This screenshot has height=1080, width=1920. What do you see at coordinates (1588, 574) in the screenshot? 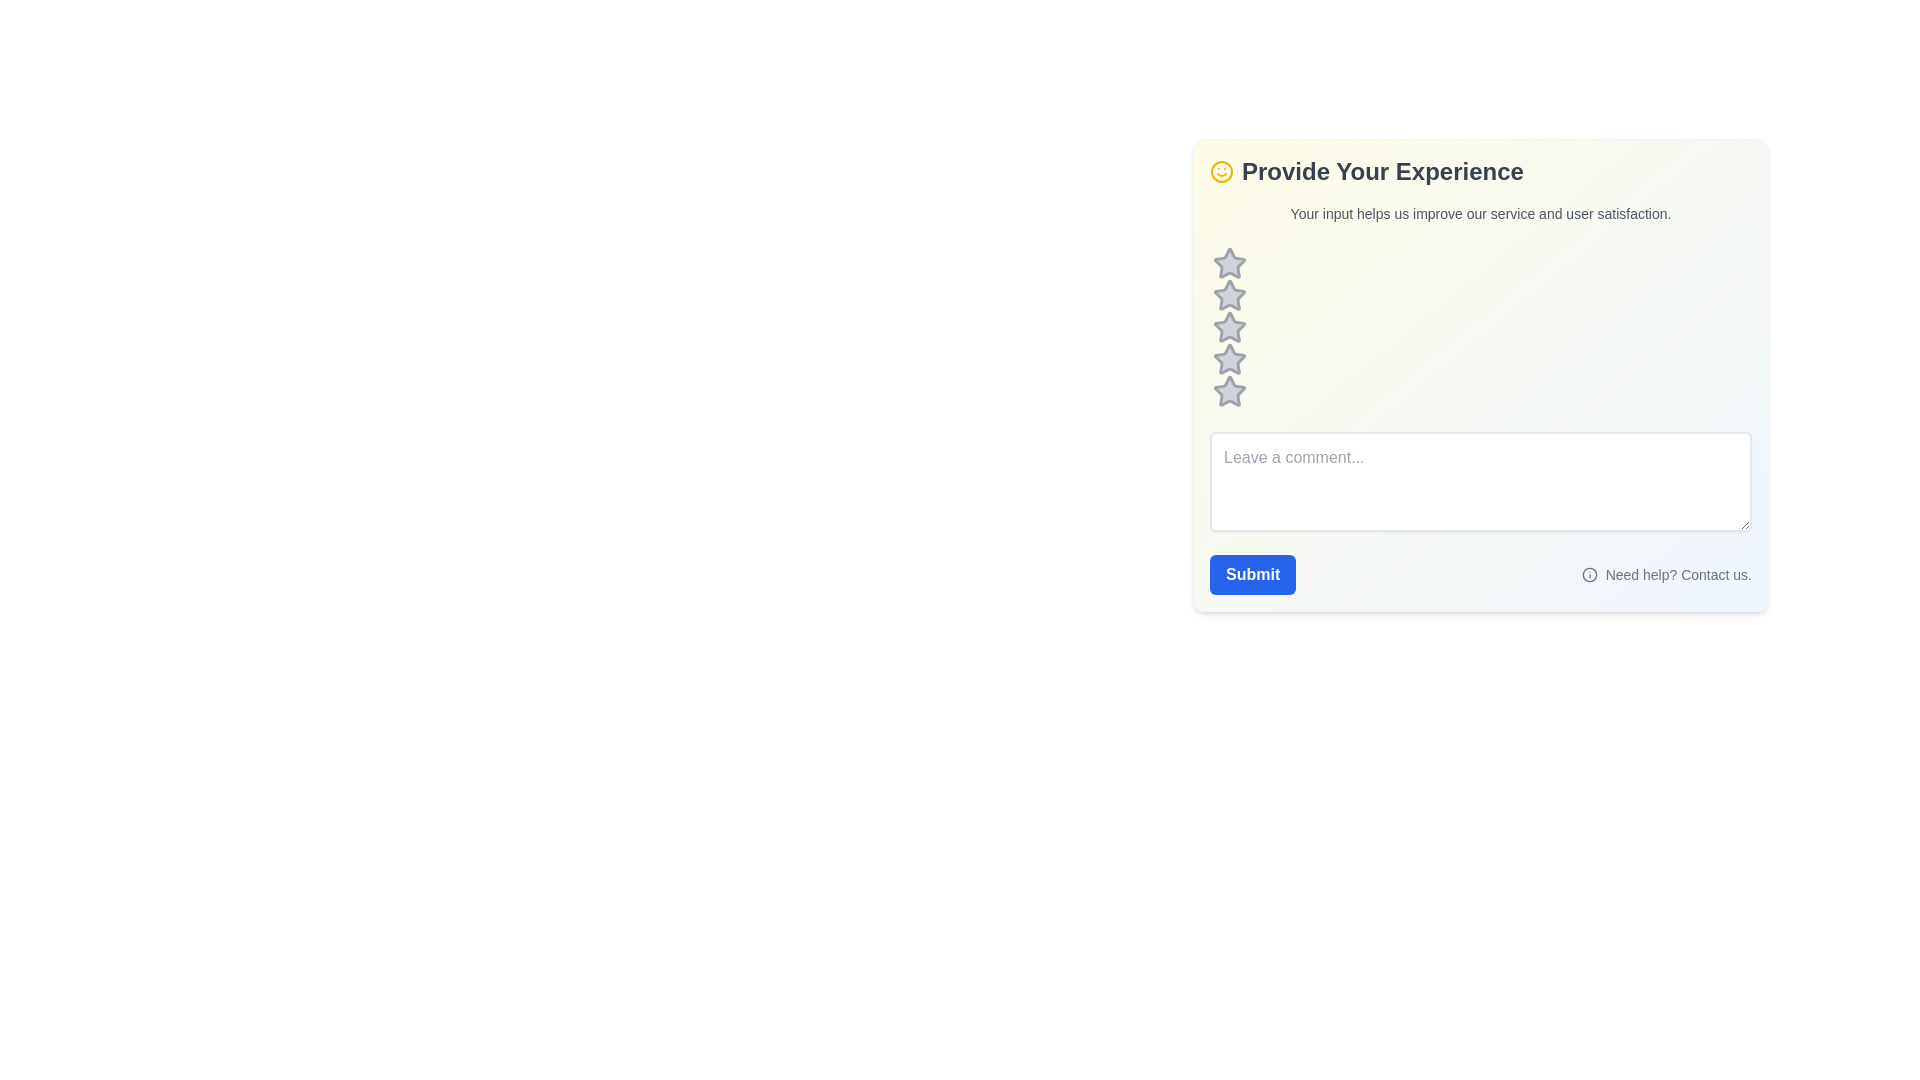
I see `the help icon located on the bottom-right corner of the interface, just to the left of the 'Need help? Contact us.' text` at bounding box center [1588, 574].